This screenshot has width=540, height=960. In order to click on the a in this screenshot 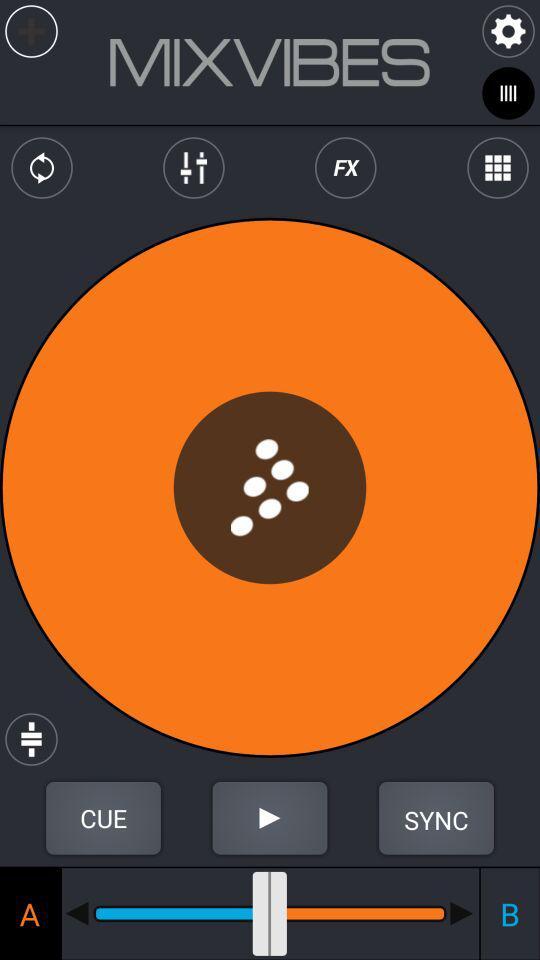, I will do `click(29, 913)`.